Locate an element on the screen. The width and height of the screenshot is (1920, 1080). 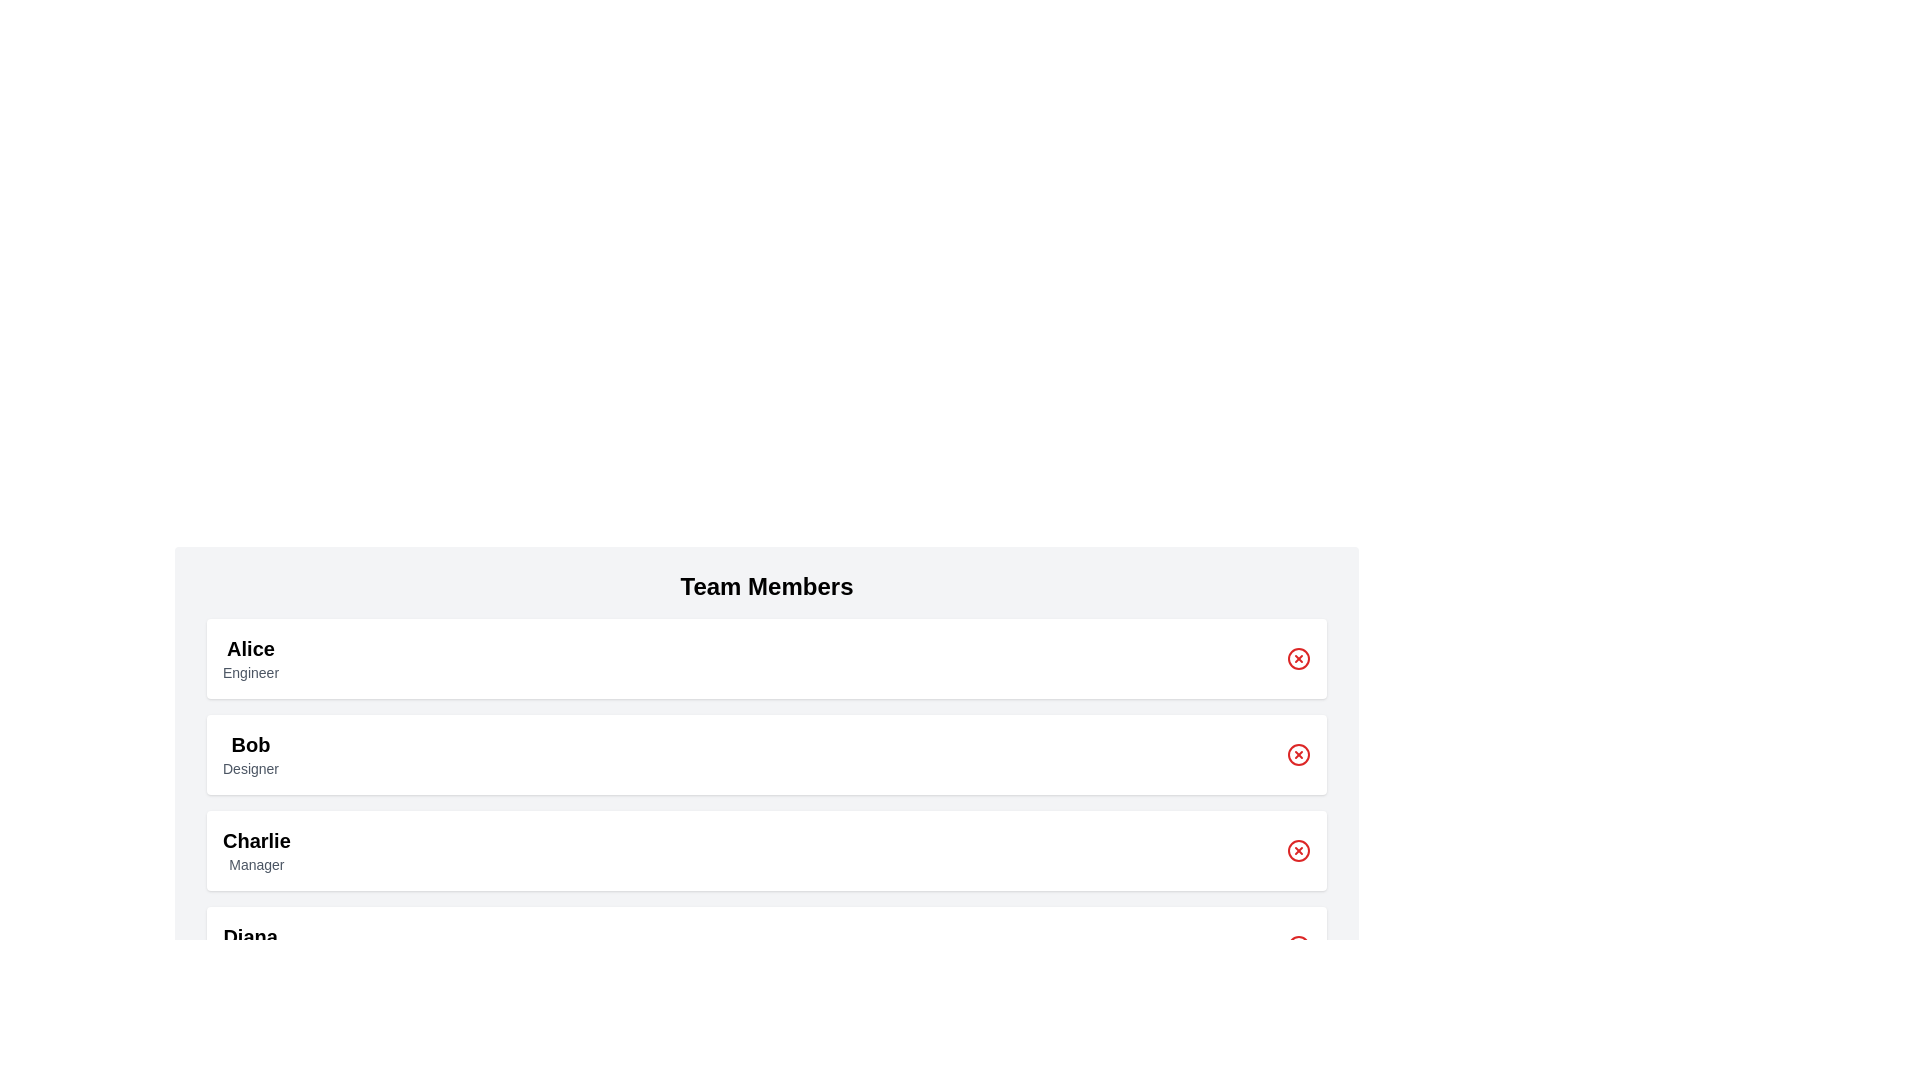
the circular SVG component that is part of the 'x' icon indicating a delete or close action for the associated team member entry is located at coordinates (1299, 946).